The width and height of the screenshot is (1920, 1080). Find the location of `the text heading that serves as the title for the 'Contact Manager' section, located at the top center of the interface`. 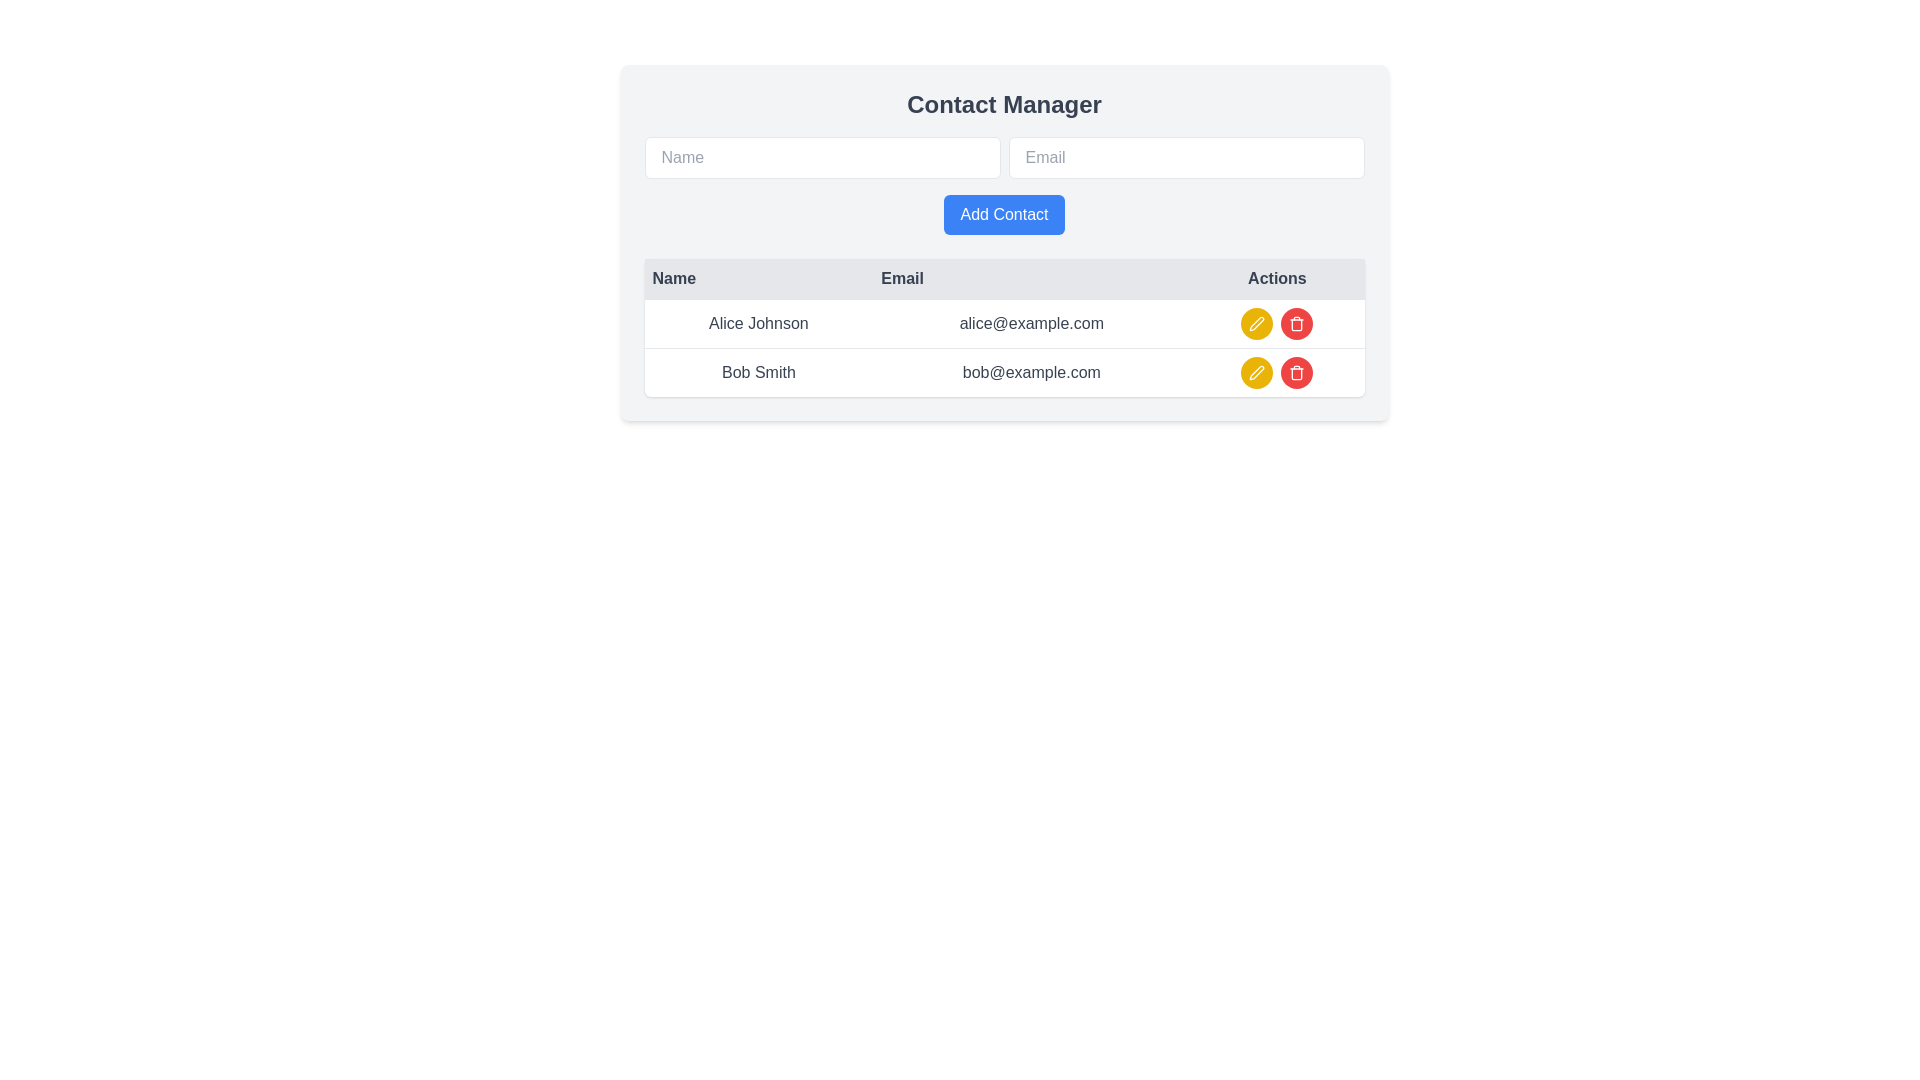

the text heading that serves as the title for the 'Contact Manager' section, located at the top center of the interface is located at coordinates (1004, 104).